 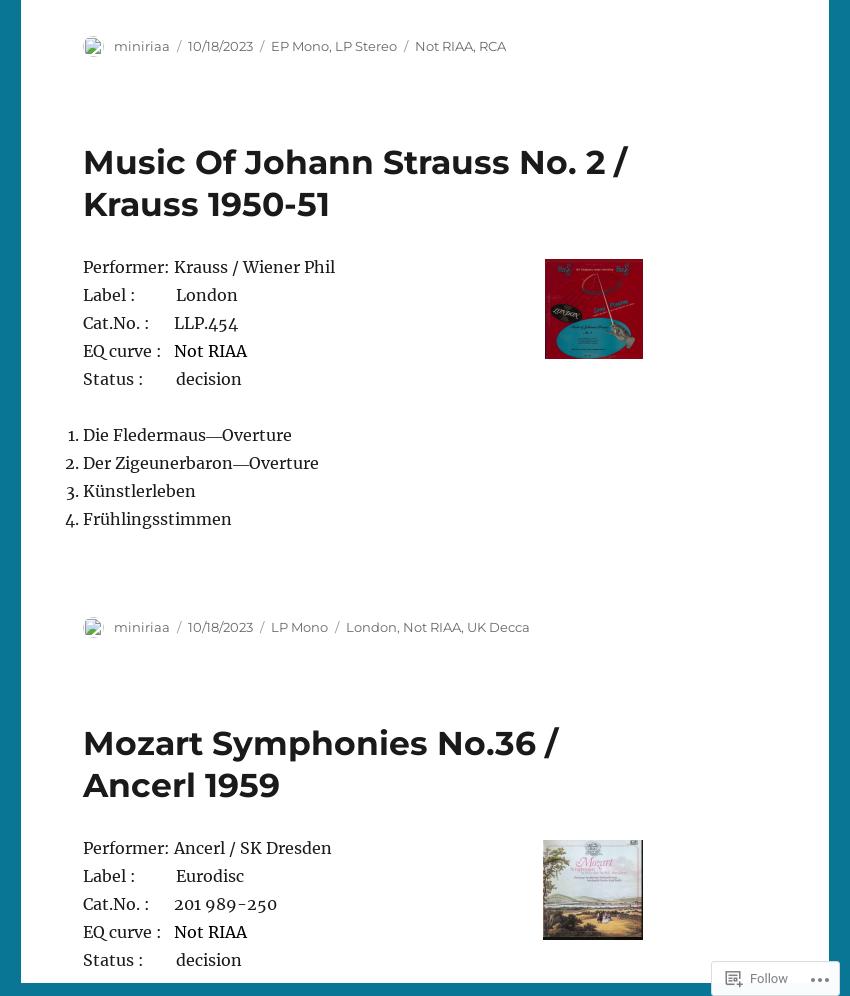 I want to click on 'UK Decca', so click(x=498, y=624).